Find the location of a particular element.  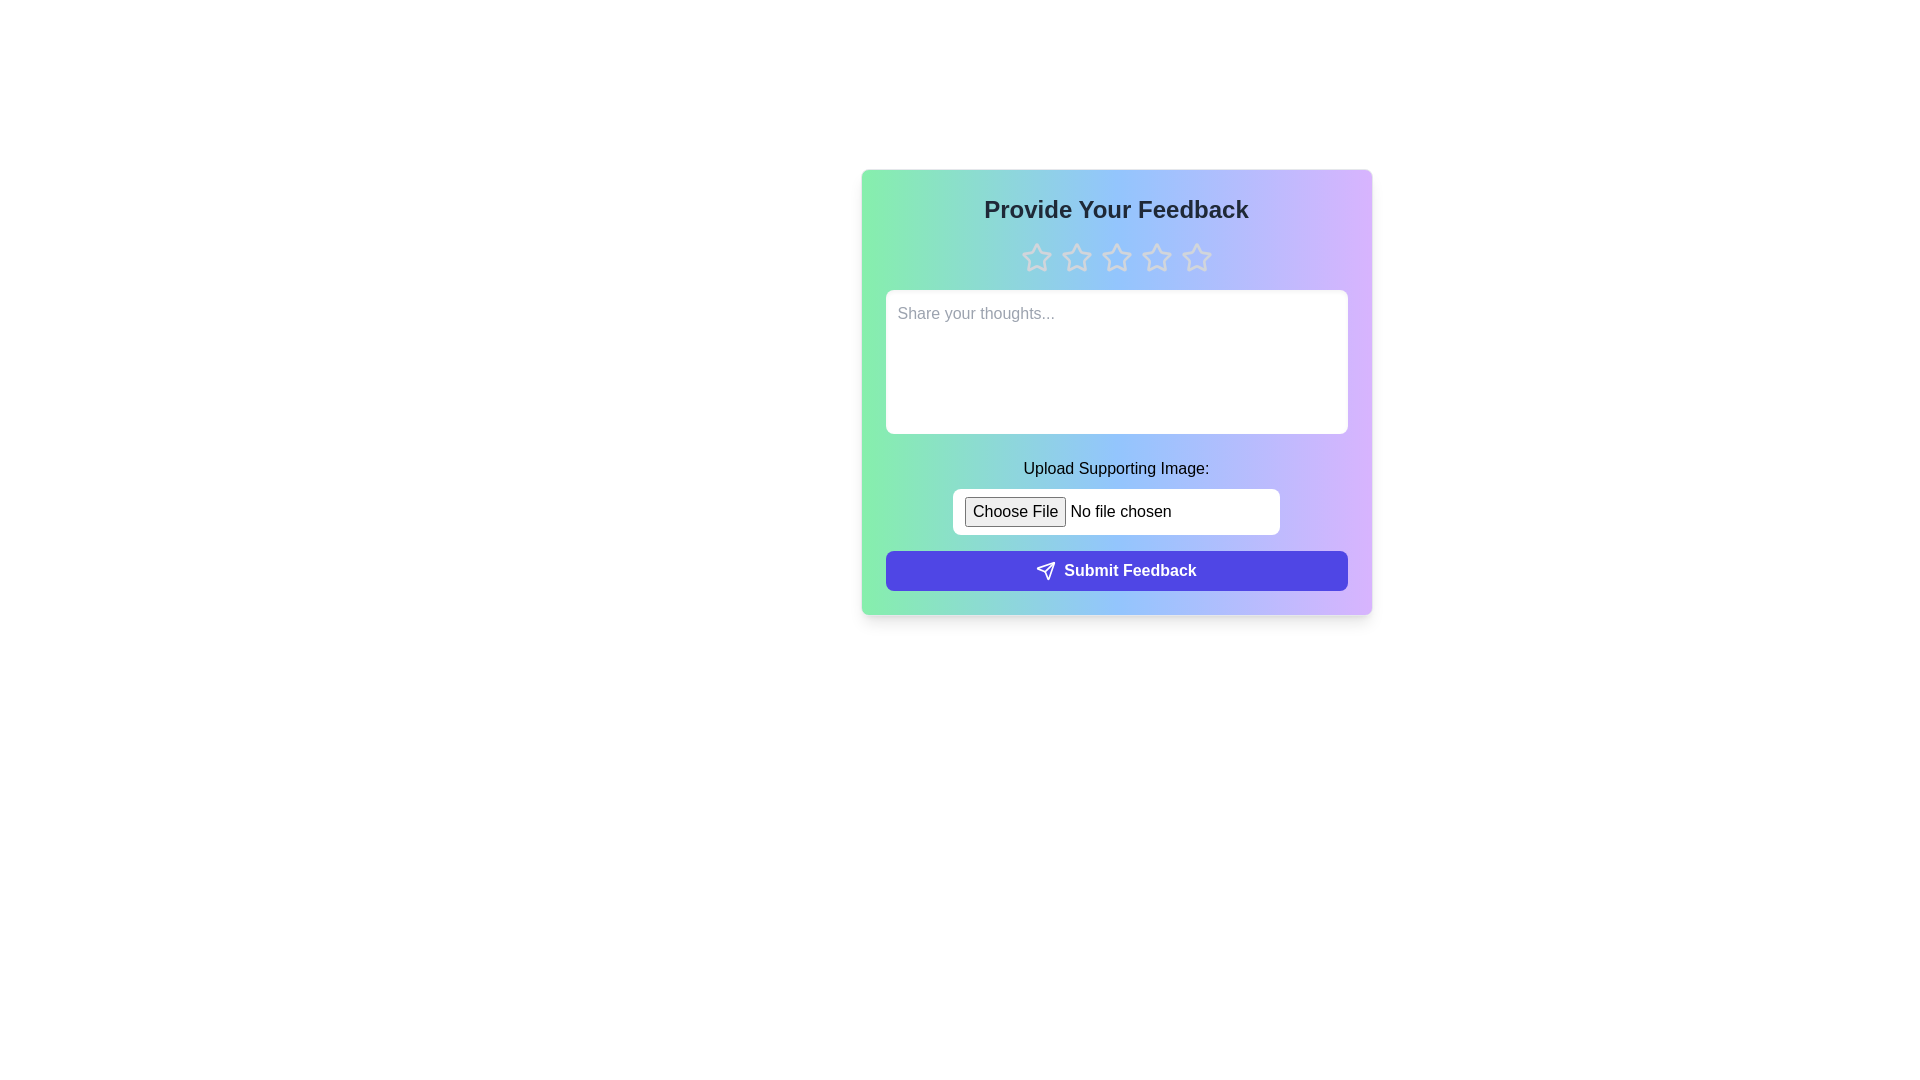

the 'Submit Feedback' button, which is a horizontally aligned rectangular button with a purple gradient background and white text, located at the bottom of the feedback form under 'Upload Supporting Image:' is located at coordinates (1115, 570).